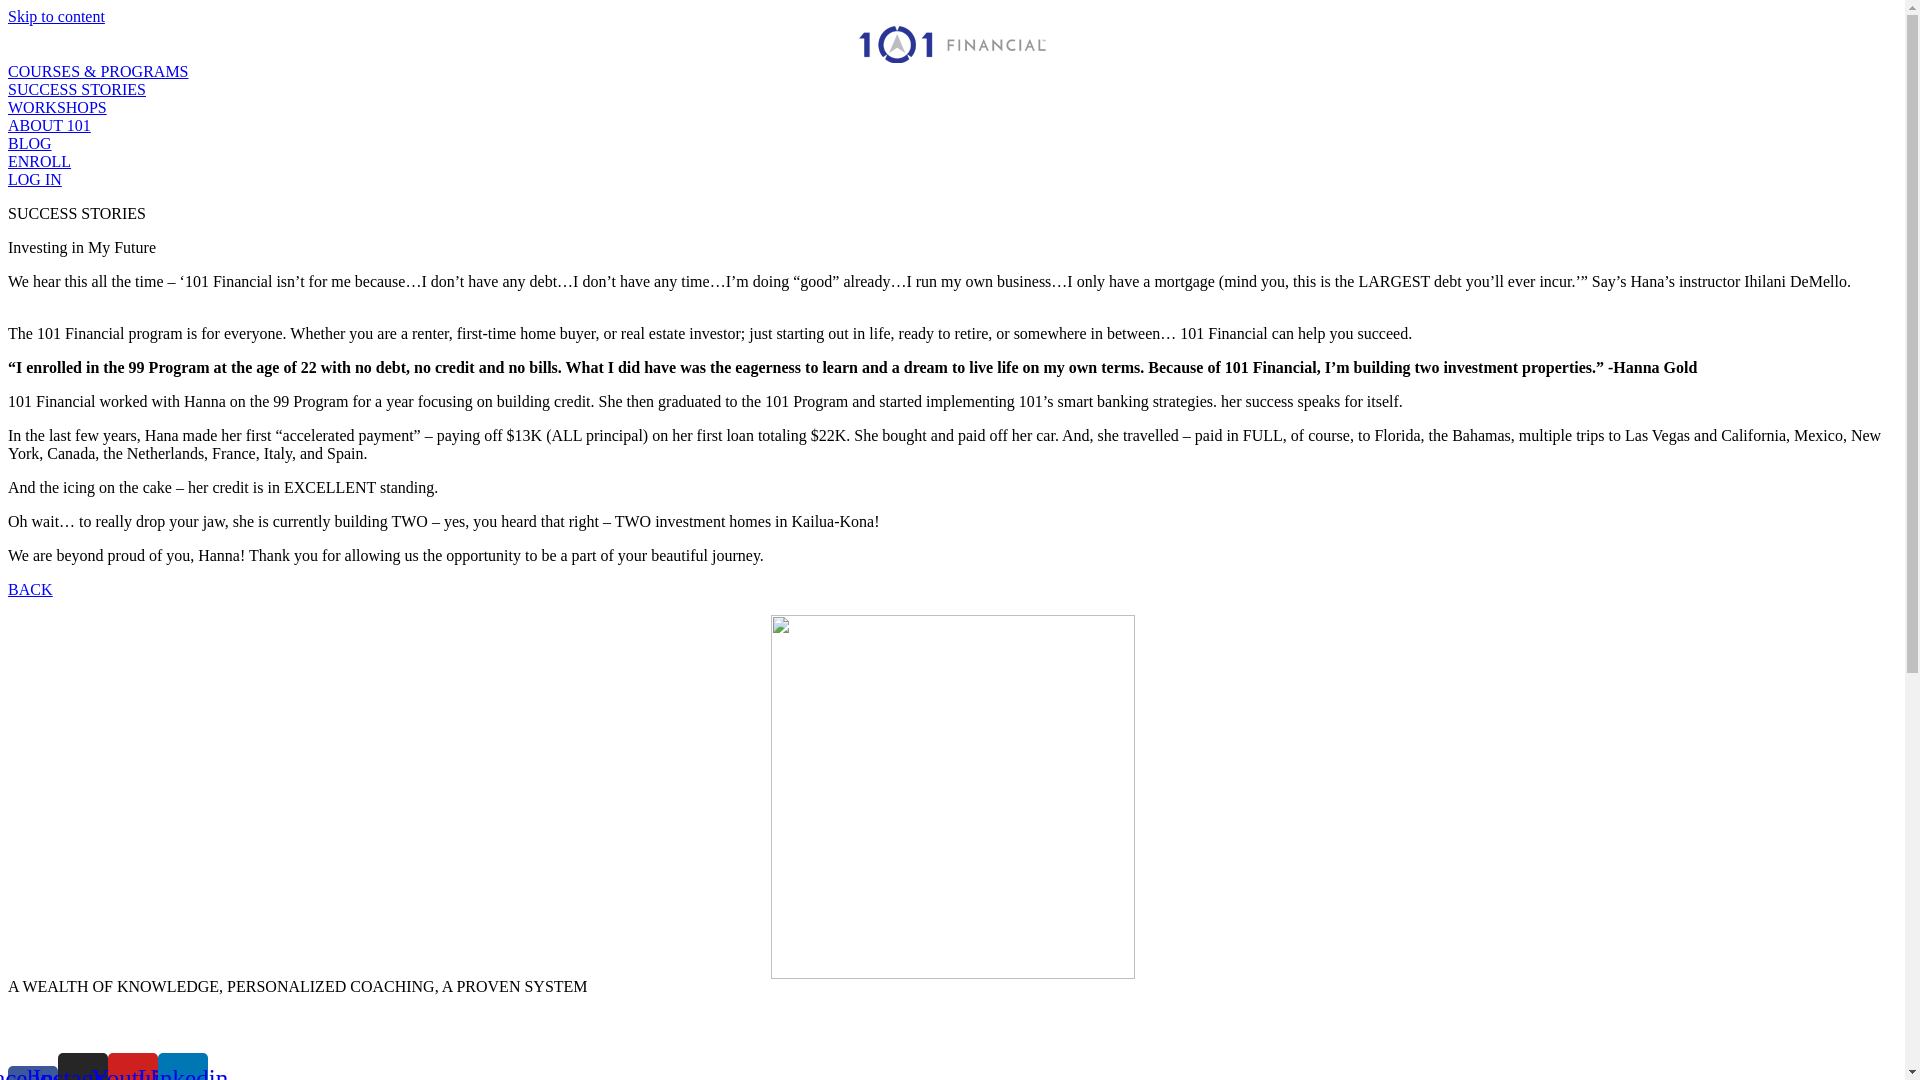  What do you see at coordinates (57, 107) in the screenshot?
I see `'WORKSHOPS'` at bounding box center [57, 107].